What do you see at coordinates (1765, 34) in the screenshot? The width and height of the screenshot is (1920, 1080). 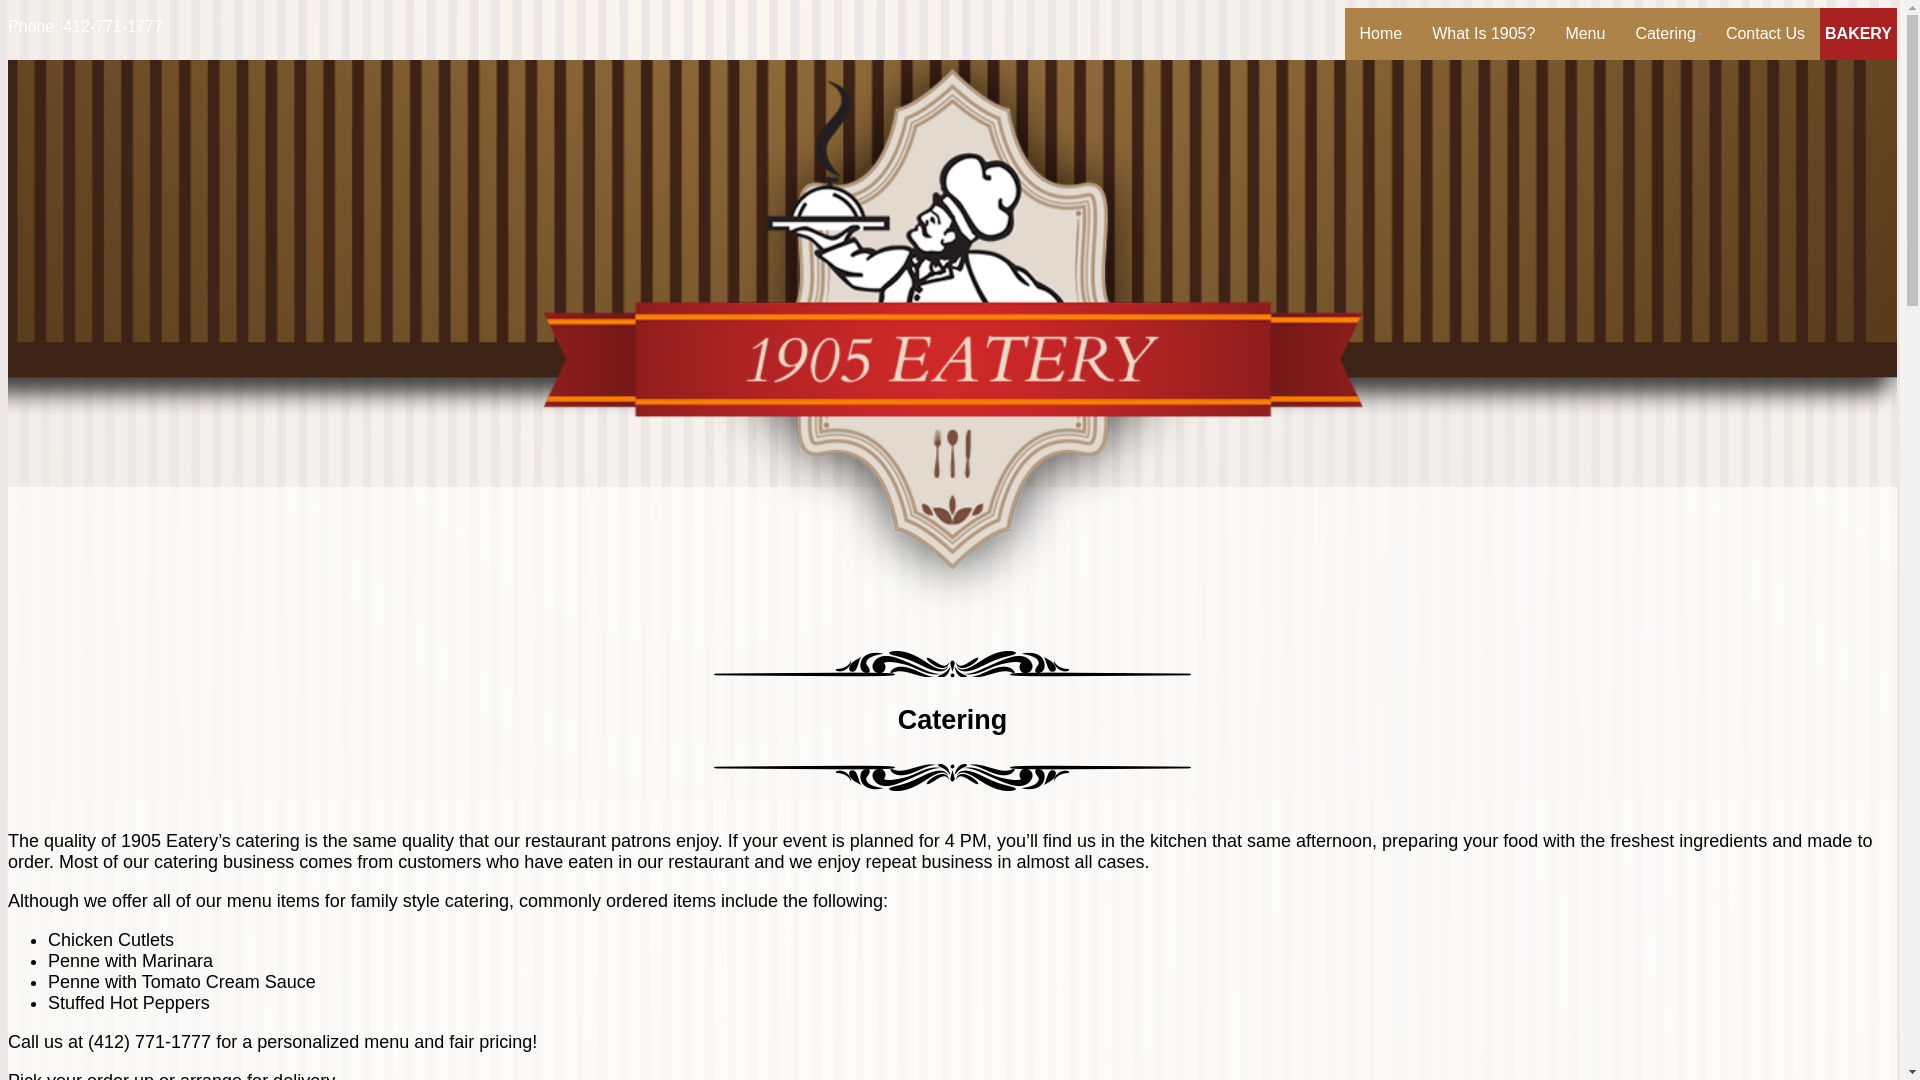 I see `'Contact Us'` at bounding box center [1765, 34].